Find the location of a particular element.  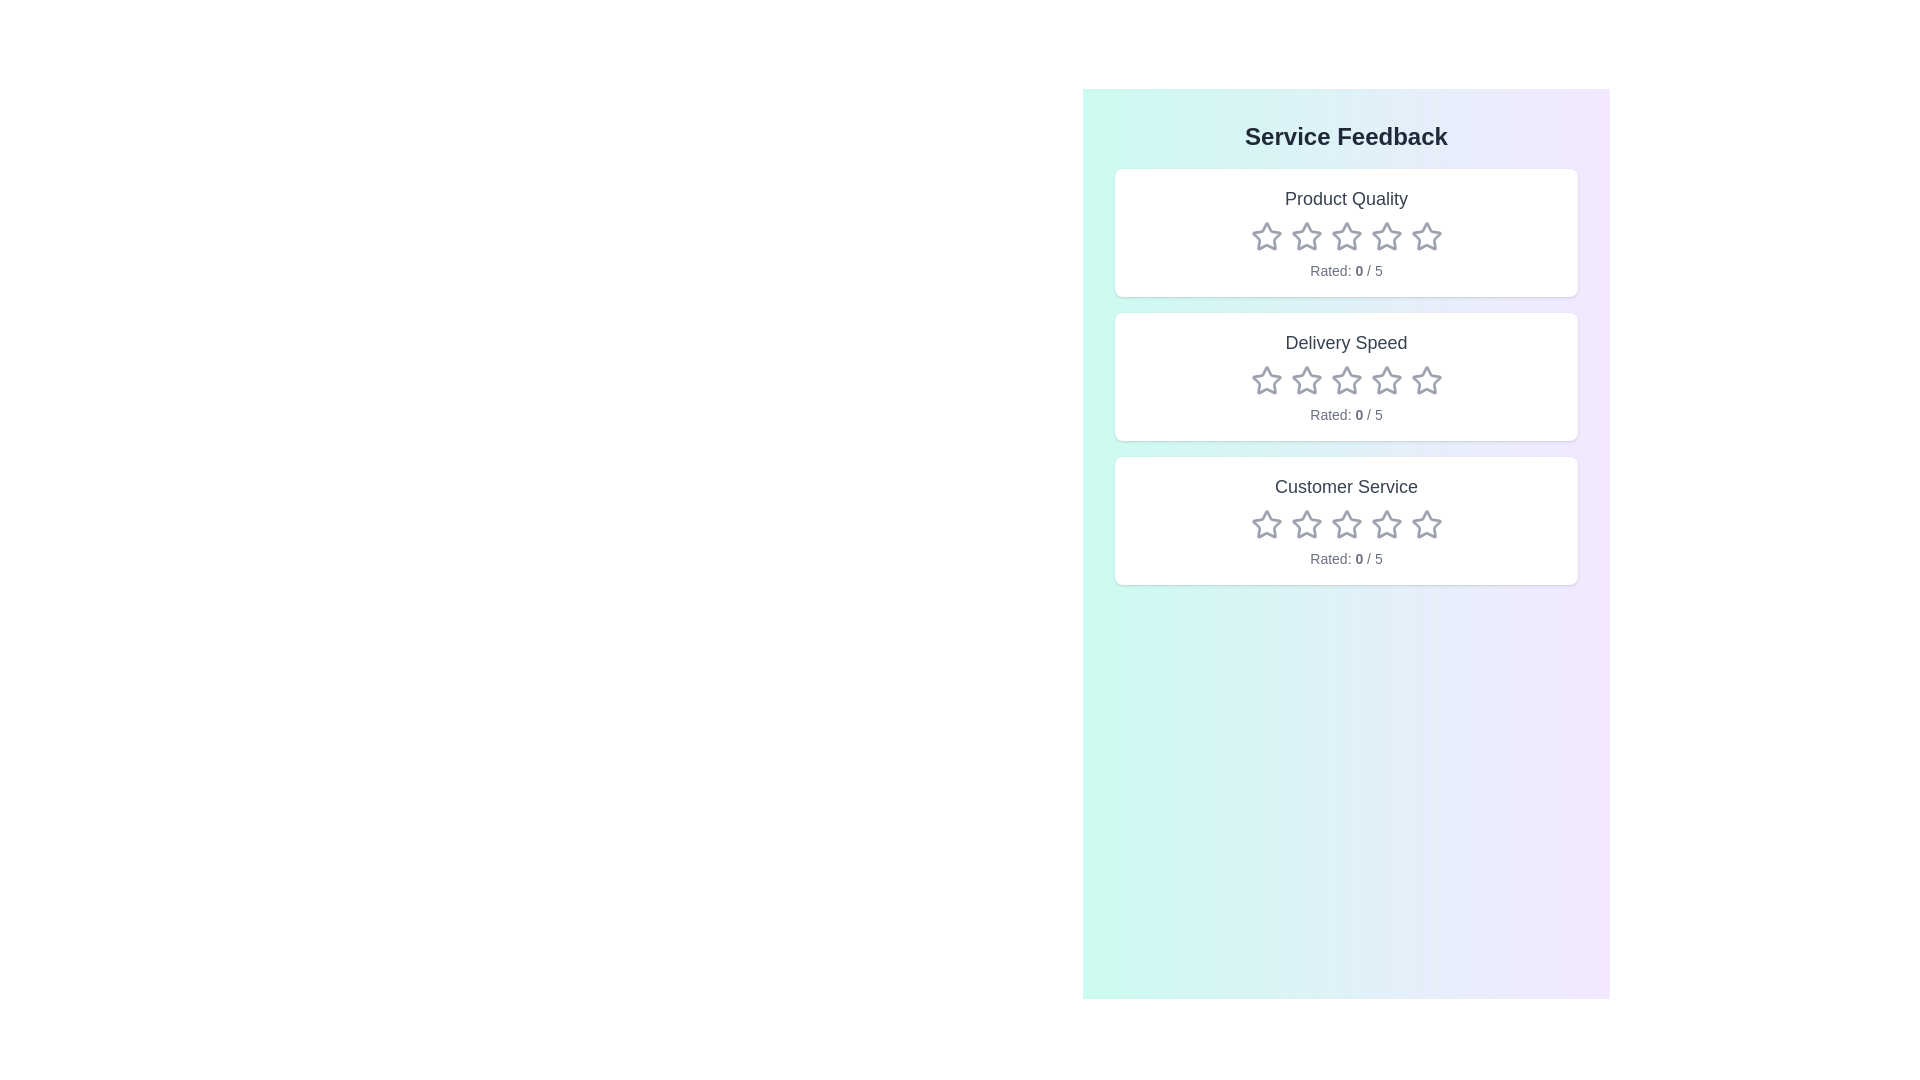

the rating for the category Delivery Speed to 5 stars is located at coordinates (1425, 381).